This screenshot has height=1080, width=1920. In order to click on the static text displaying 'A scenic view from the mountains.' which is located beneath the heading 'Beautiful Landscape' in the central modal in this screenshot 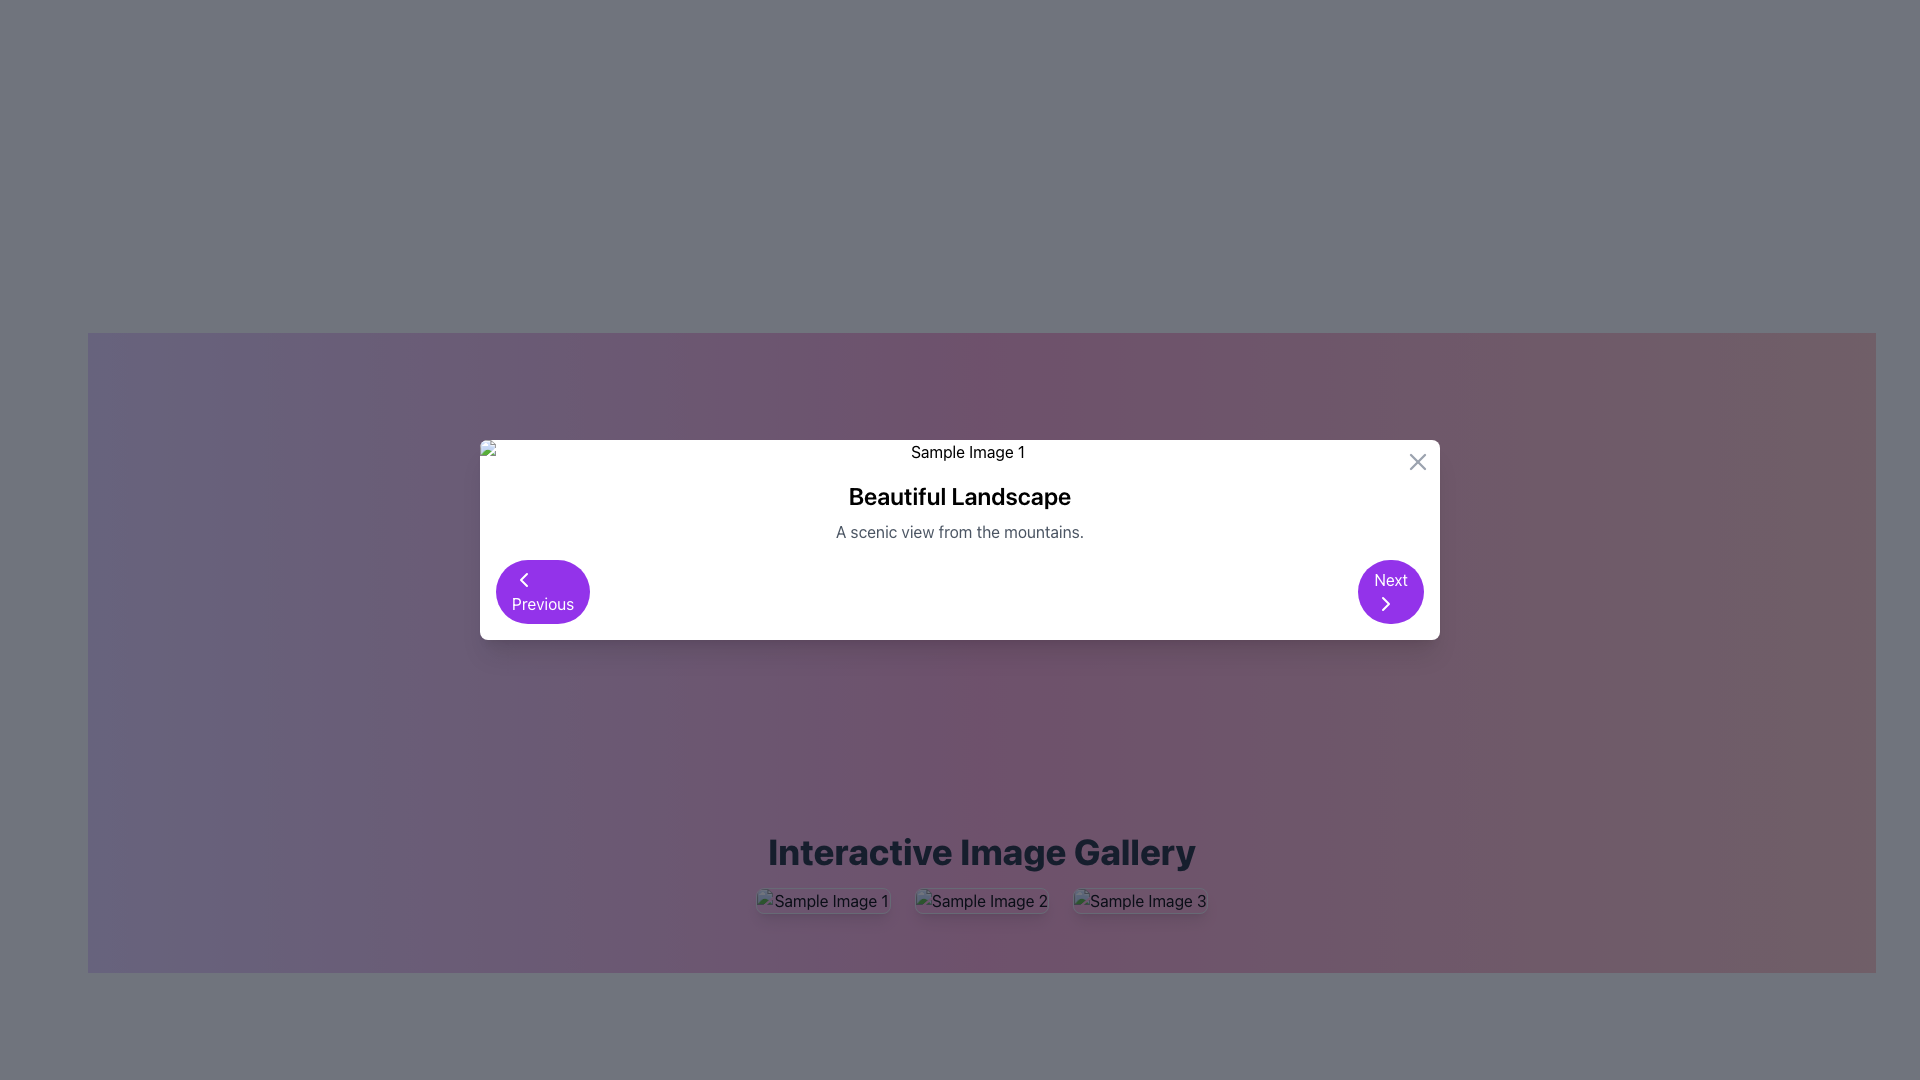, I will do `click(960, 531)`.